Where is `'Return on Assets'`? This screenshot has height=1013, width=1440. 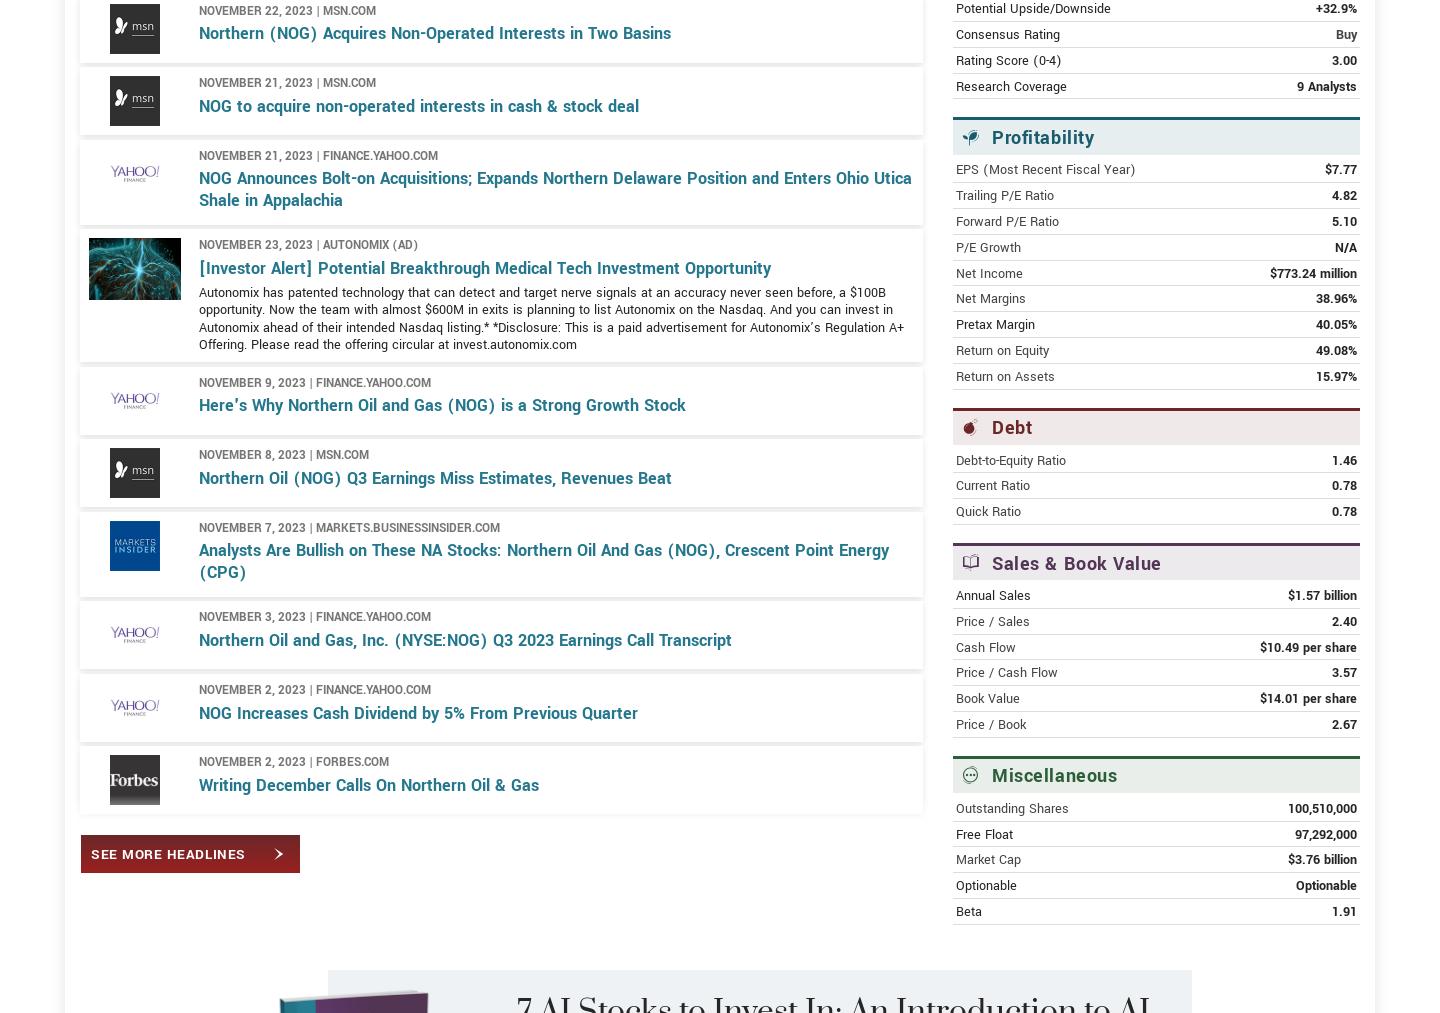
'Return on Assets' is located at coordinates (1004, 447).